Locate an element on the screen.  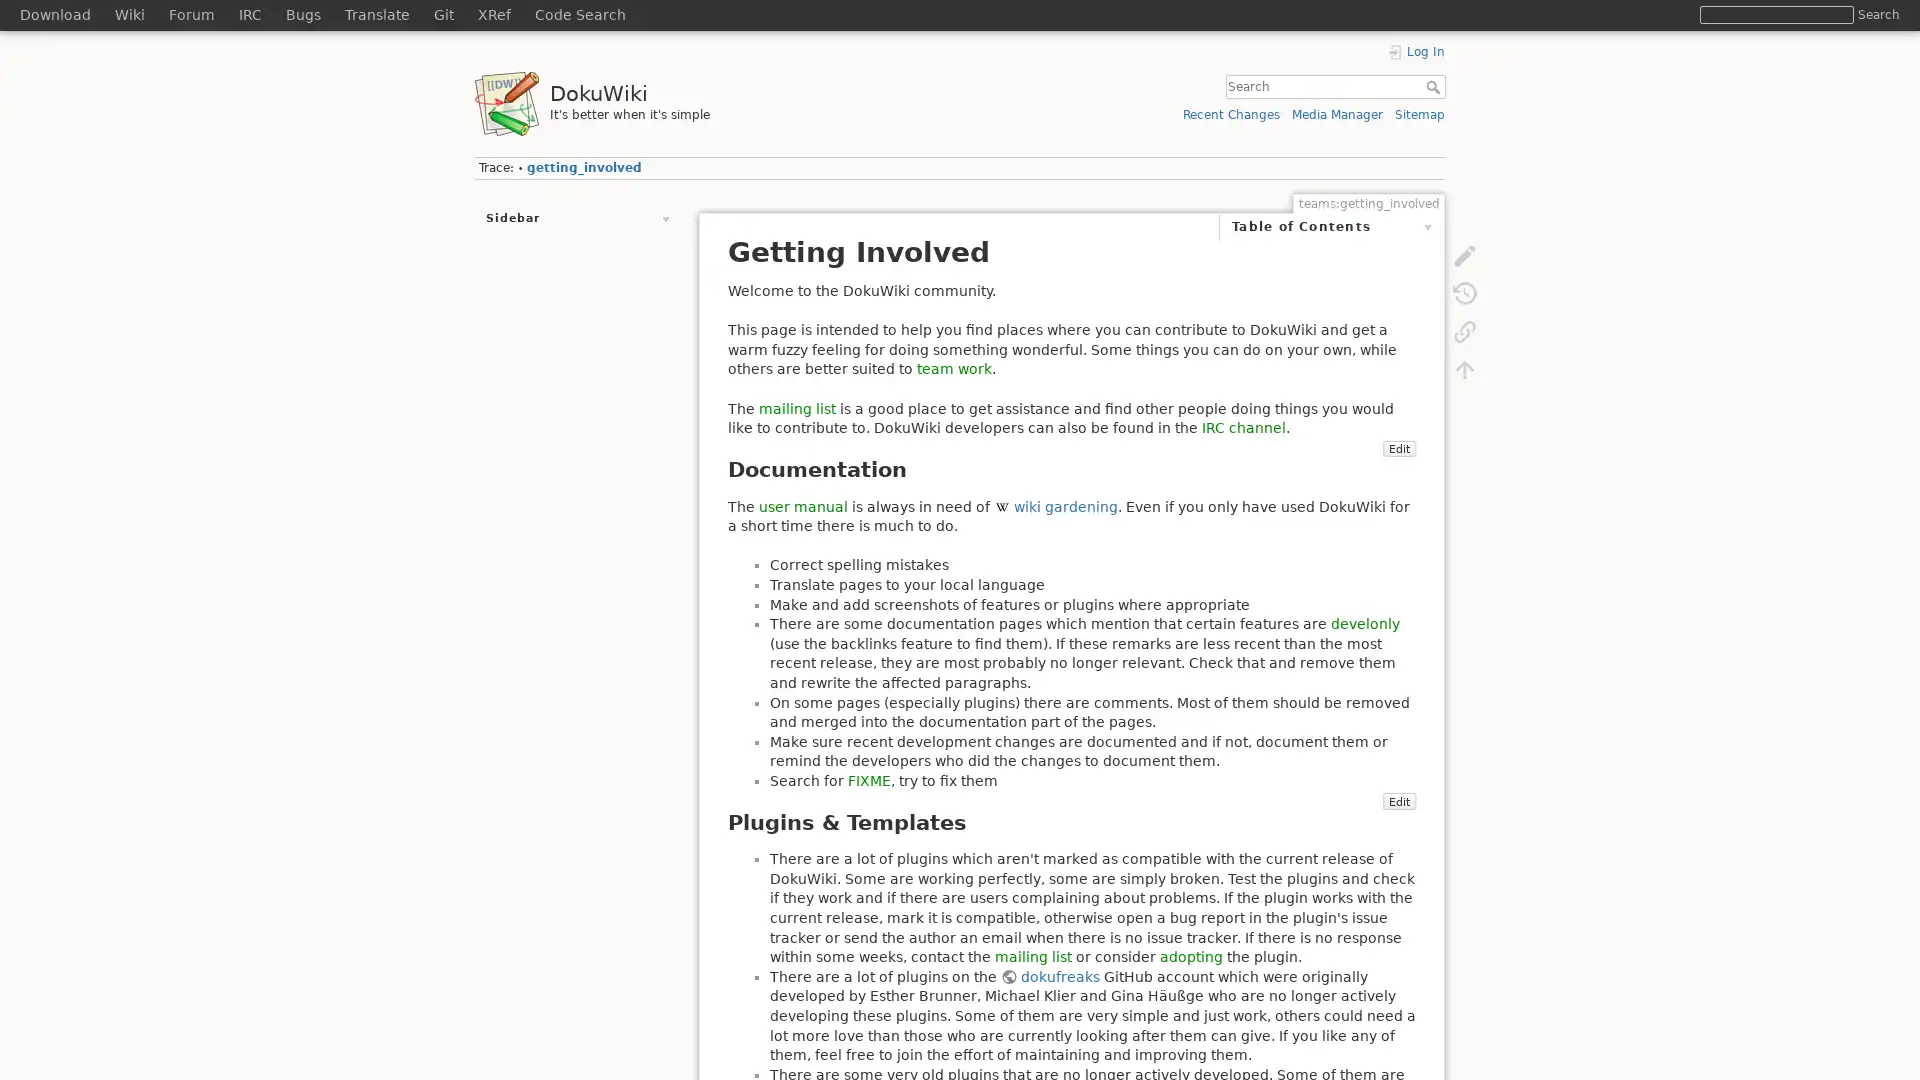
Edit is located at coordinates (1397, 821).